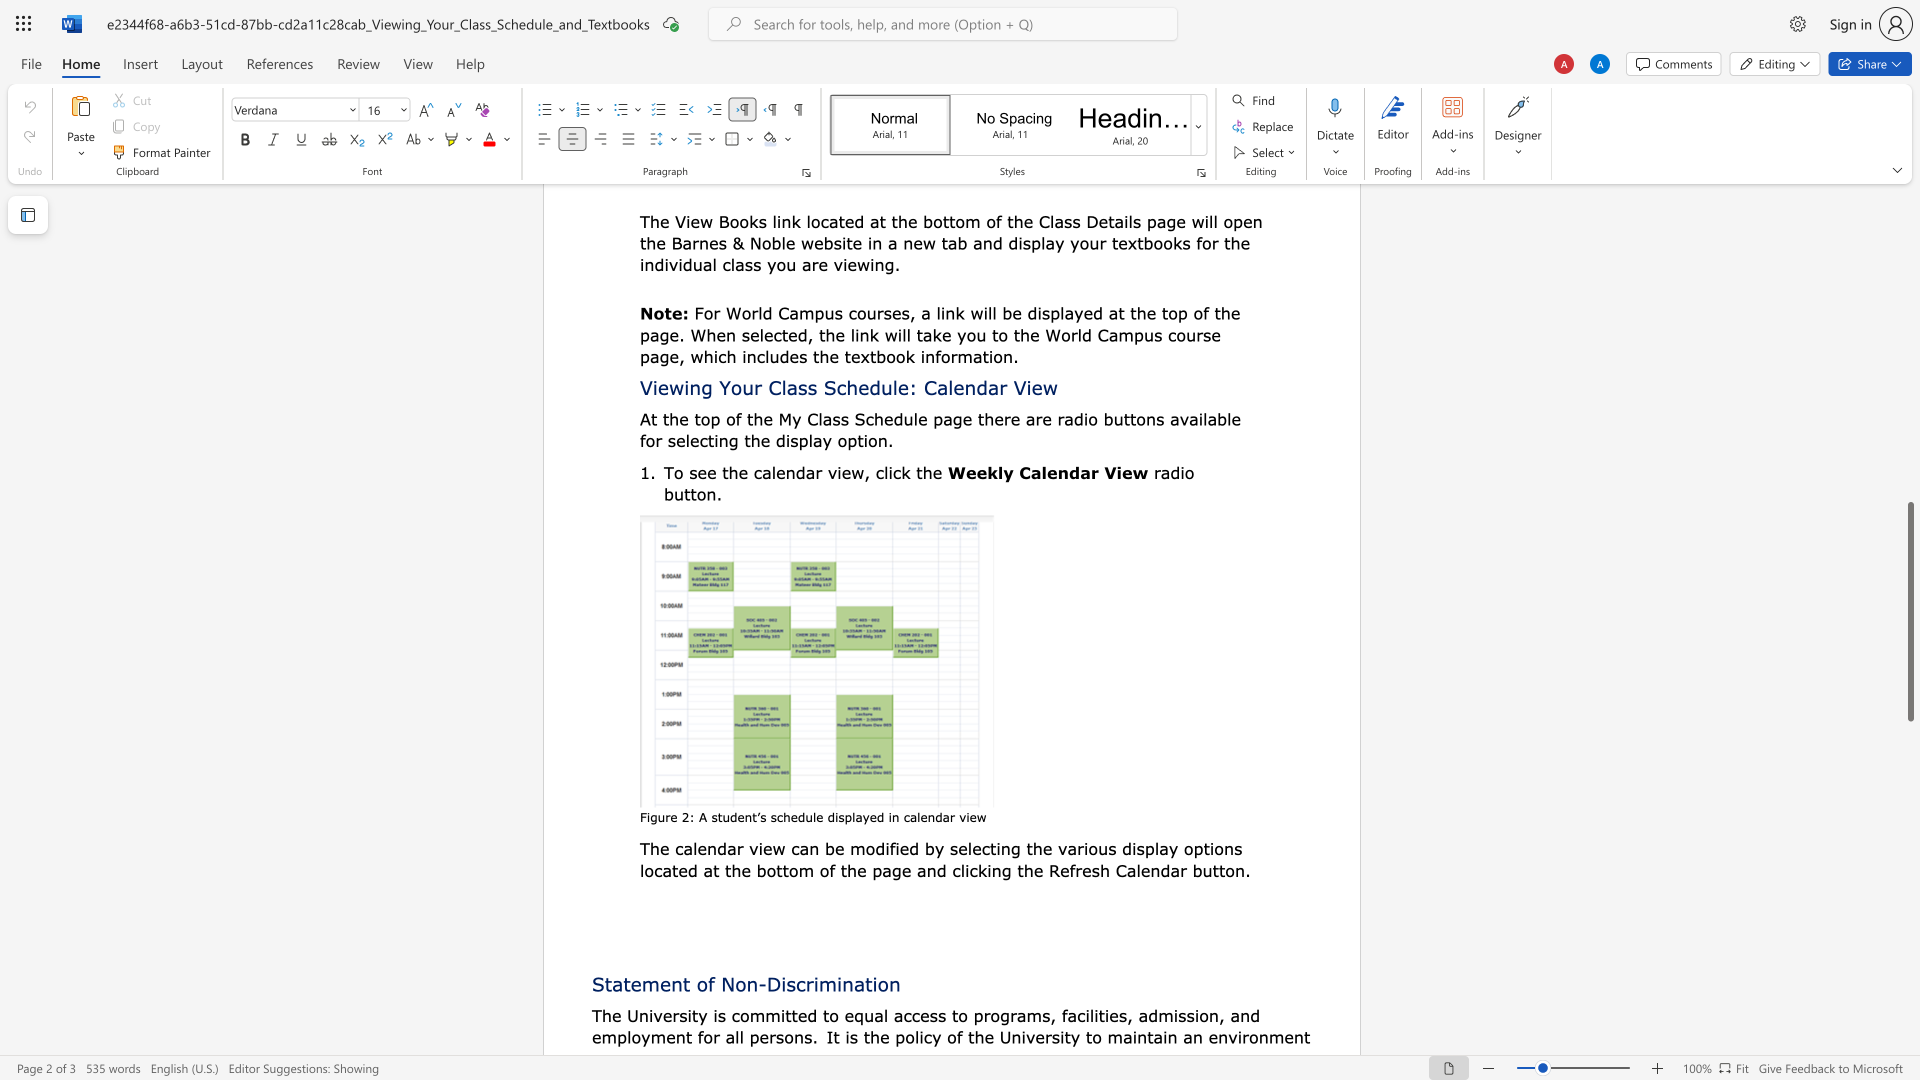 The width and height of the screenshot is (1920, 1080). What do you see at coordinates (1909, 540) in the screenshot?
I see `the scrollbar to move the page up` at bounding box center [1909, 540].